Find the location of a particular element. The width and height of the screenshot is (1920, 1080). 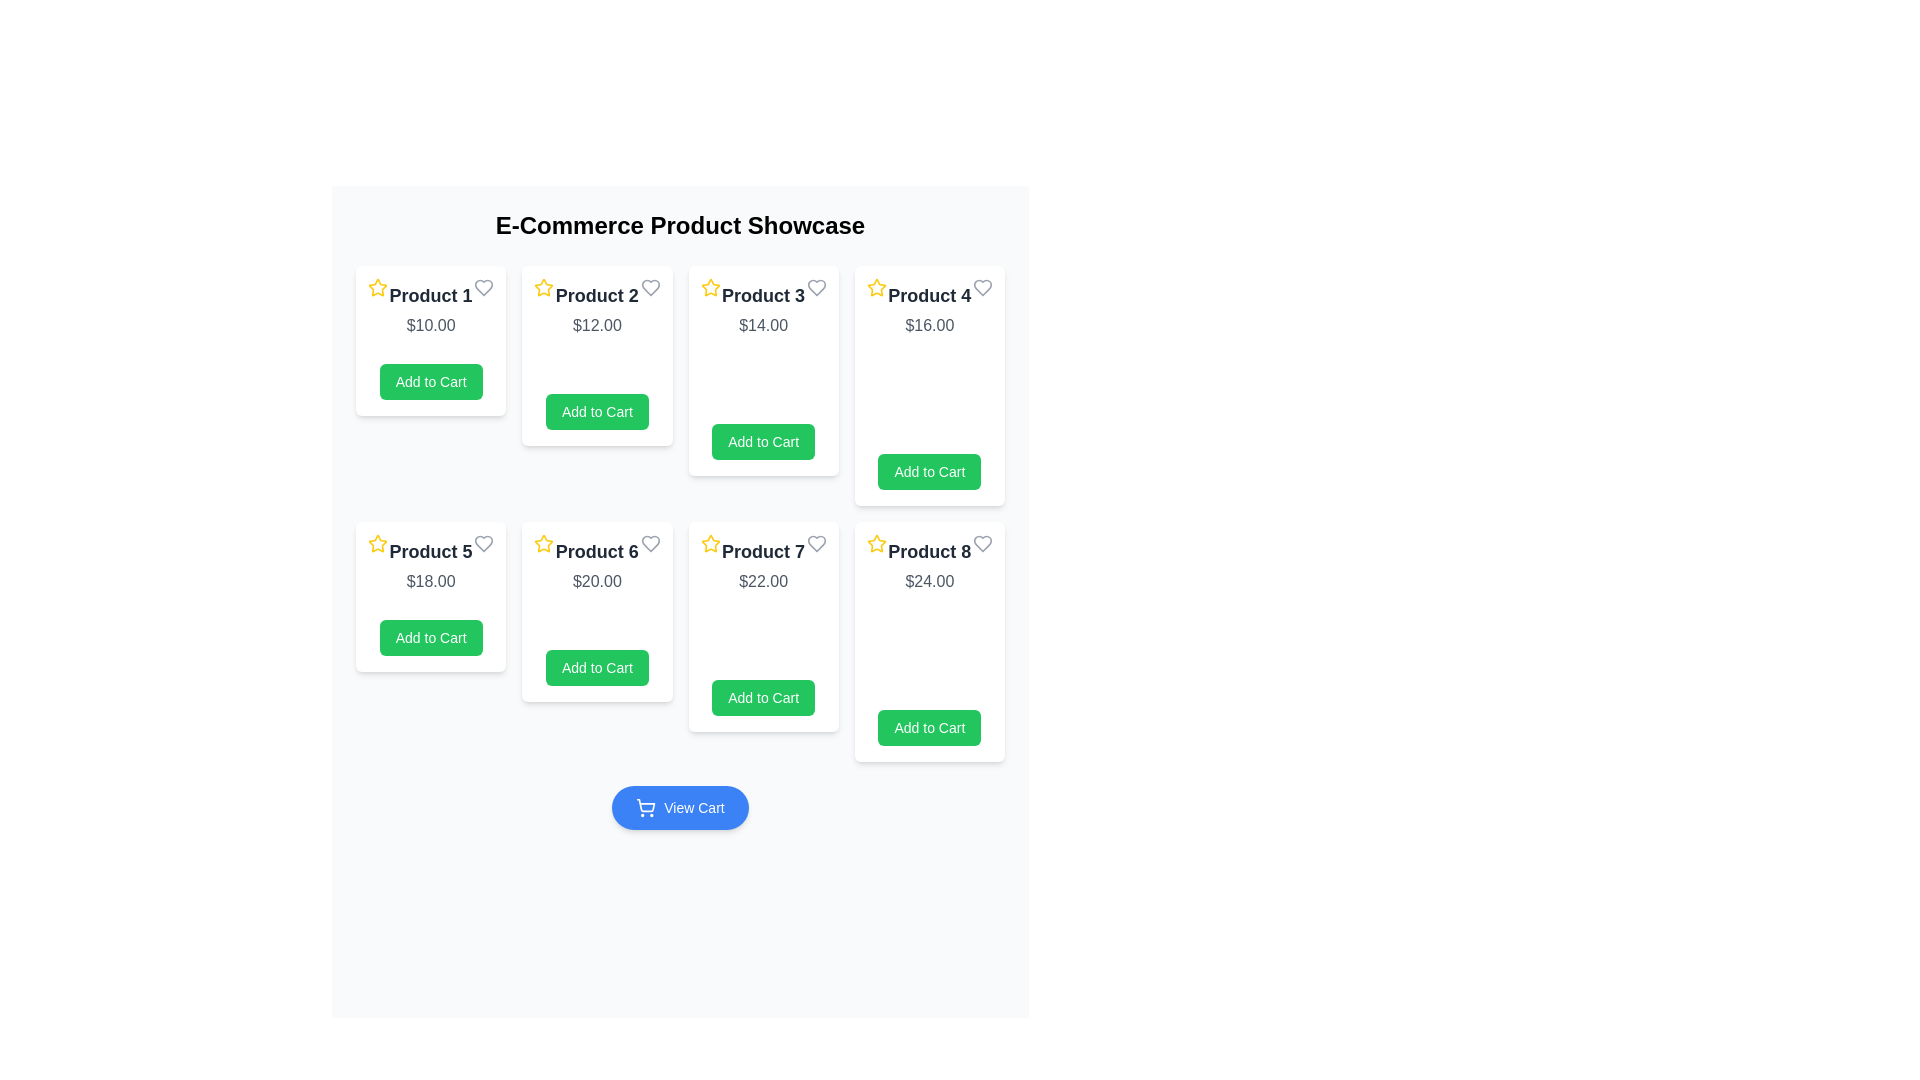

the top-left icon button in the card below the heading 'Product 2' is located at coordinates (544, 287).